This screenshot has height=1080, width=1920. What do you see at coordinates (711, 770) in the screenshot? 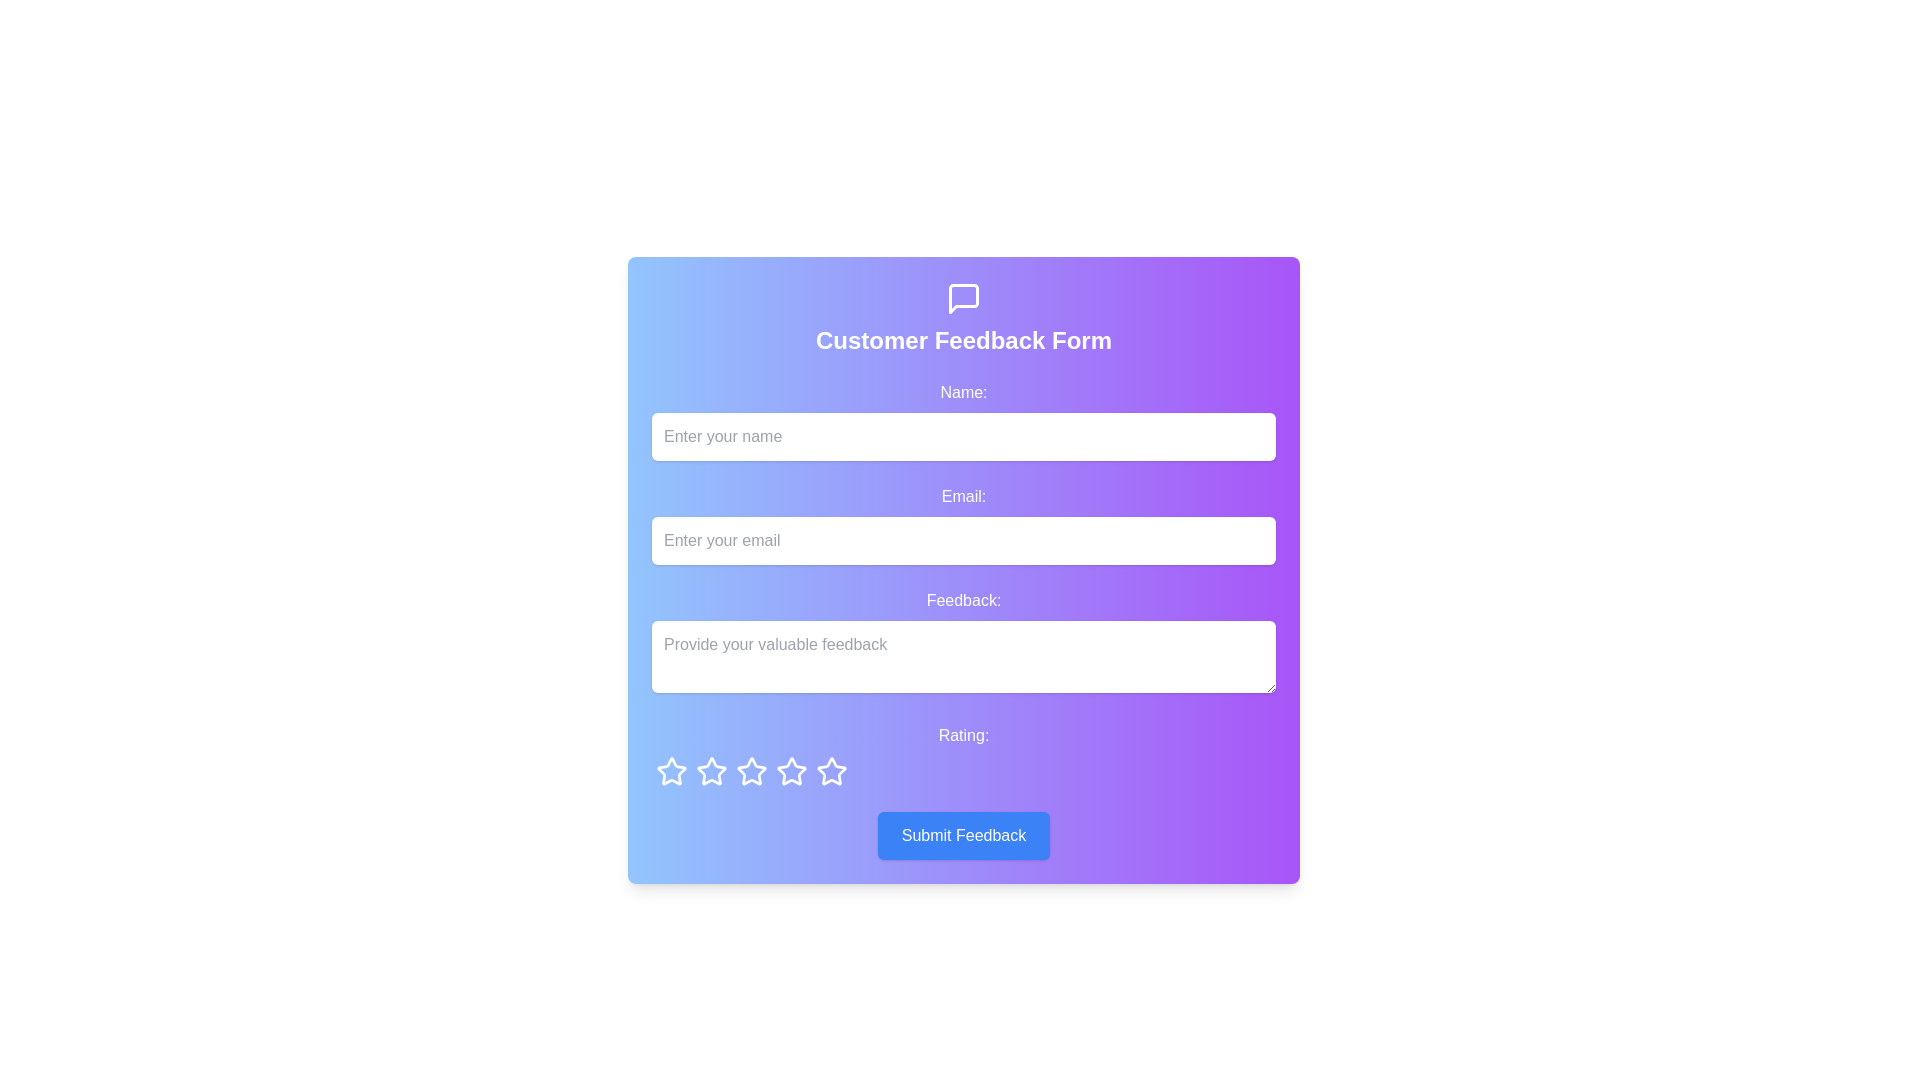
I see `the third star icon` at bounding box center [711, 770].